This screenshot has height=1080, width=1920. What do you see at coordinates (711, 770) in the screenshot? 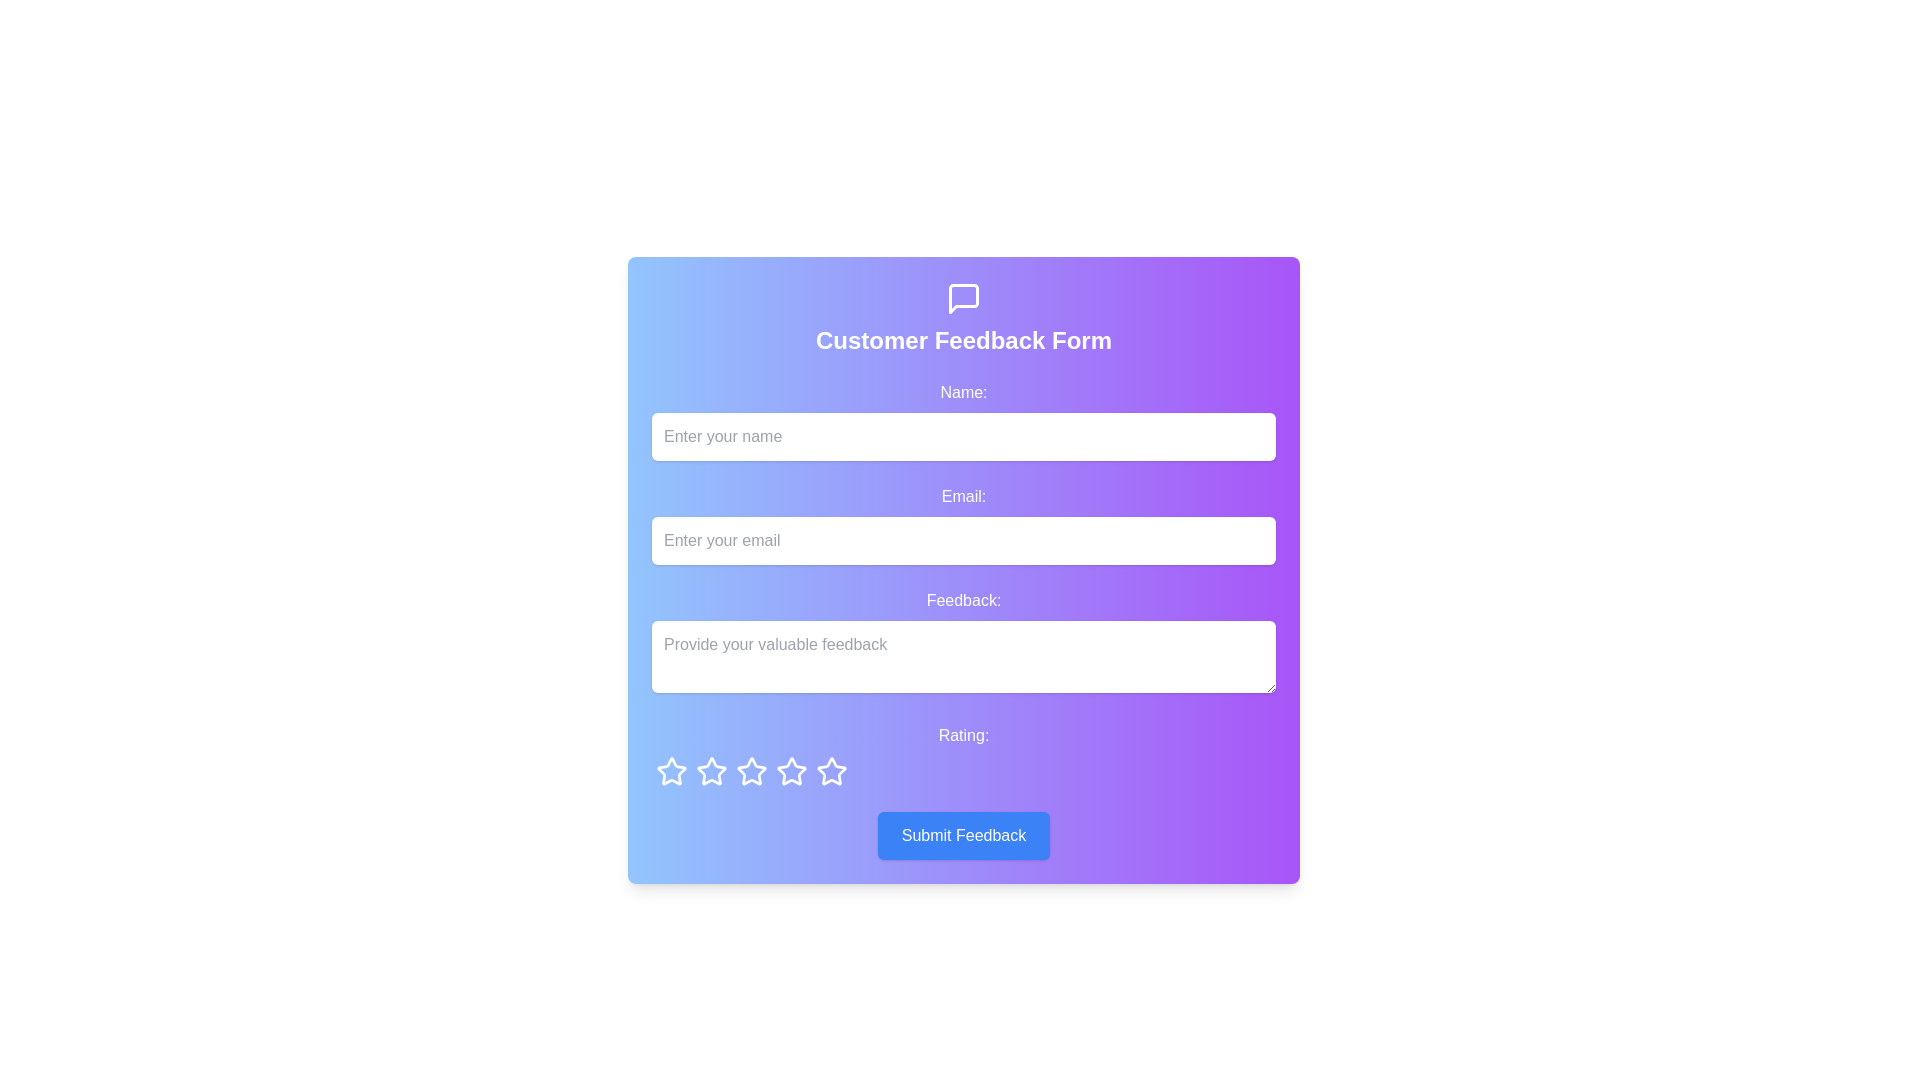
I see `the third star icon` at bounding box center [711, 770].